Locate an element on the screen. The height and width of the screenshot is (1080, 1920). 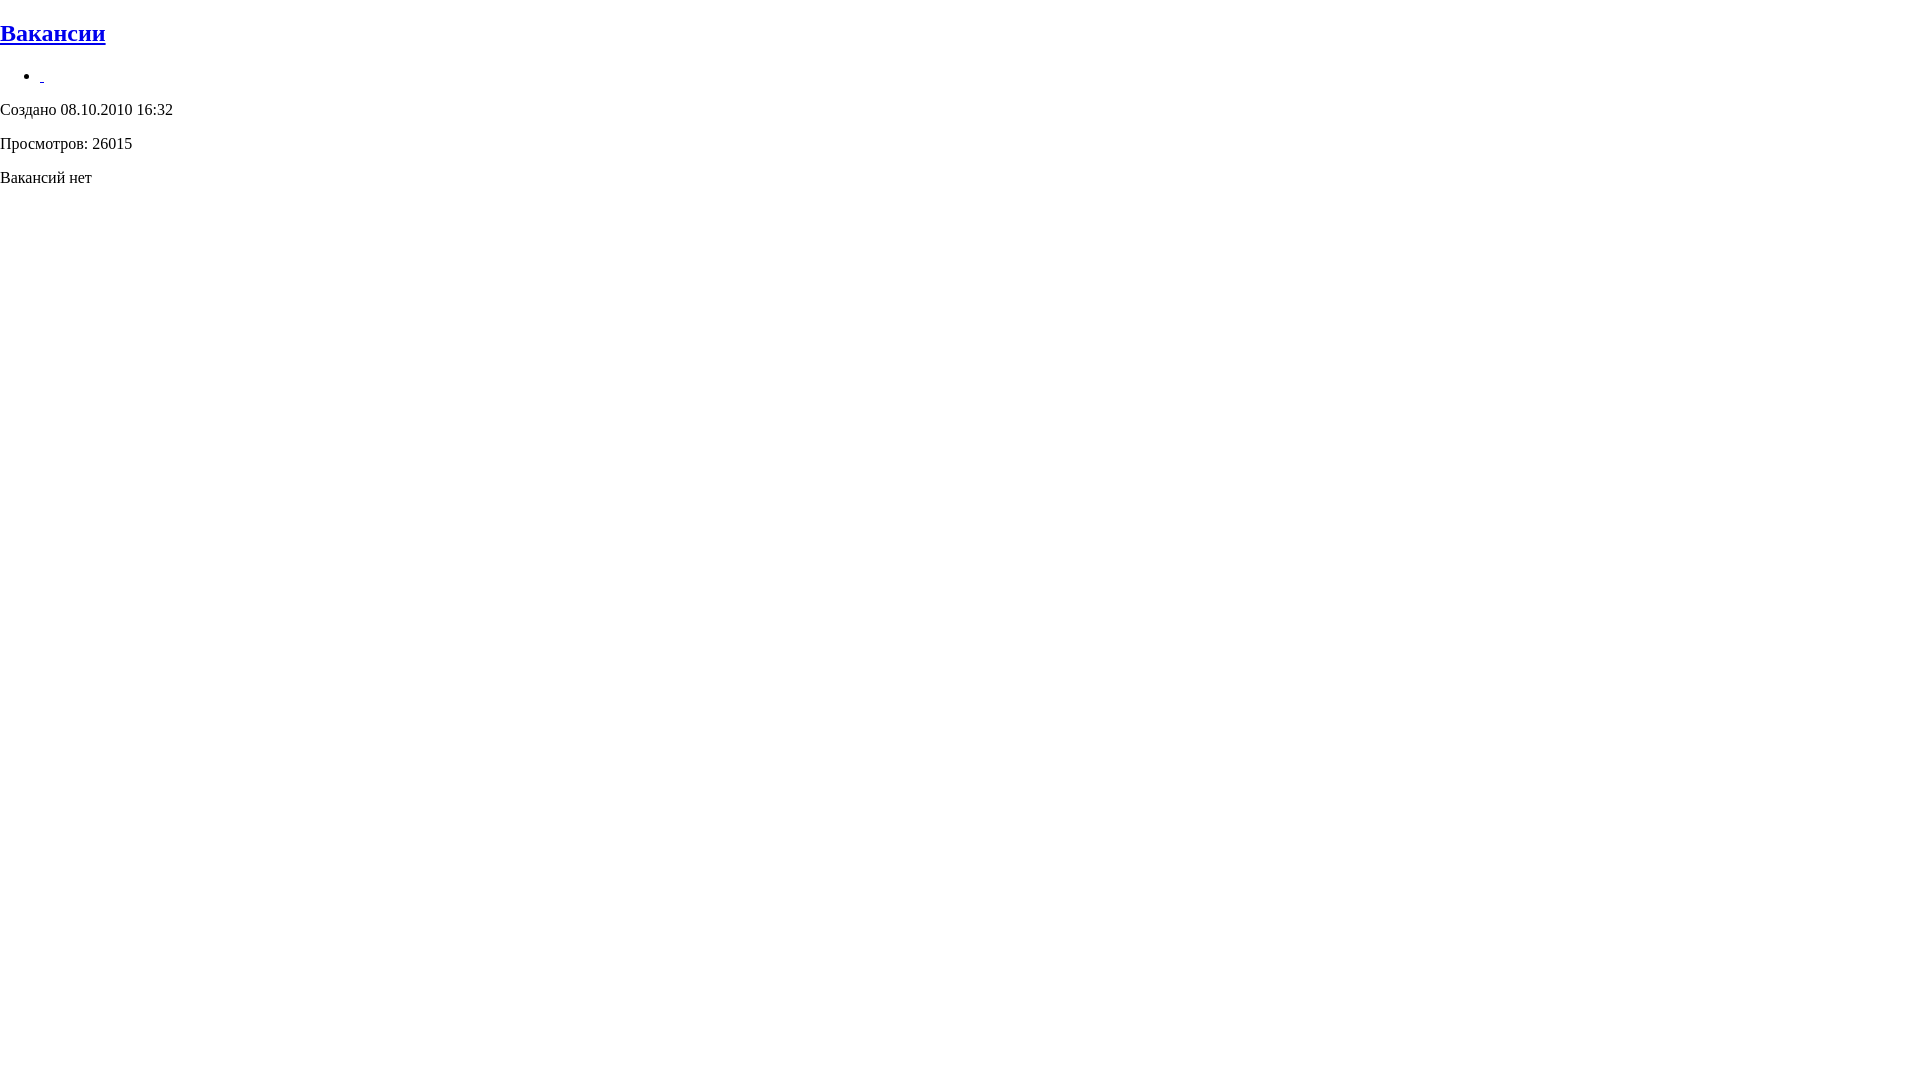
' ' is located at coordinates (42, 74).